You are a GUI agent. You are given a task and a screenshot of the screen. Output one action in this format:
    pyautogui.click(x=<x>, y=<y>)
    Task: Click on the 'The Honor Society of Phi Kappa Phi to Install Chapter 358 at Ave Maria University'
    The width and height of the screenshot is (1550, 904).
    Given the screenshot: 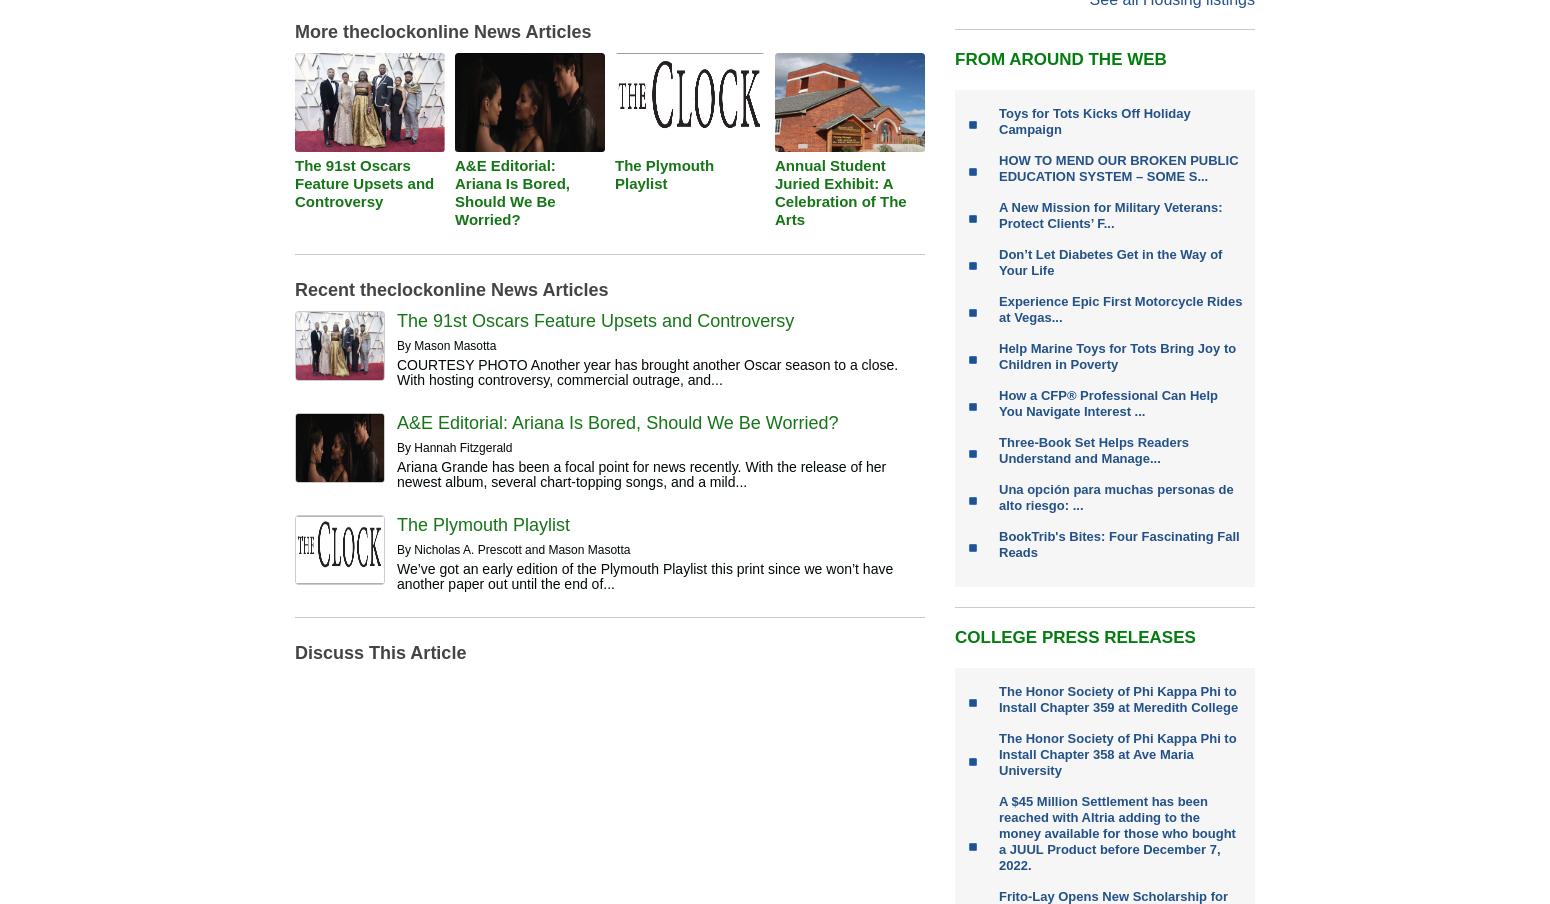 What is the action you would take?
    pyautogui.click(x=997, y=754)
    